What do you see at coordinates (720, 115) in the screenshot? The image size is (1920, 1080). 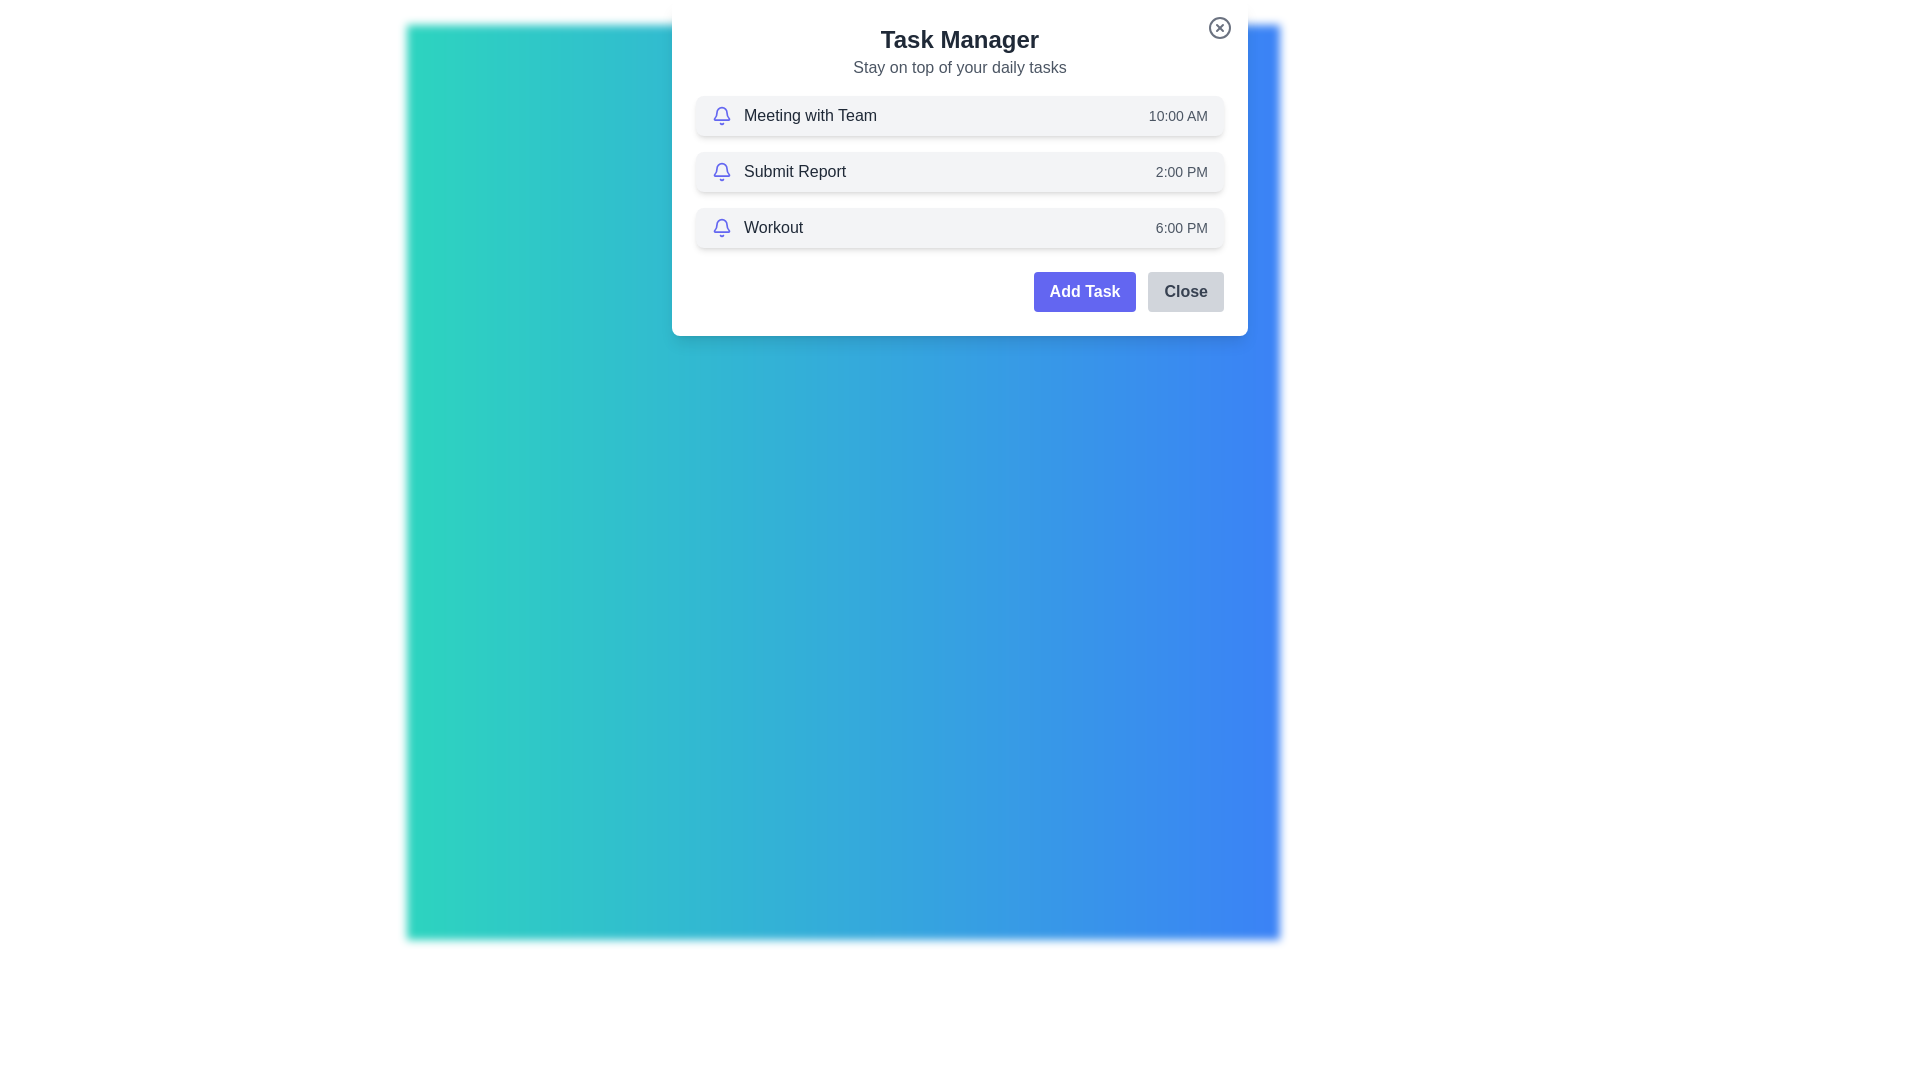 I see `the bell icon indicating a notification for the 'Meeting with Team' task in the task manager list` at bounding box center [720, 115].